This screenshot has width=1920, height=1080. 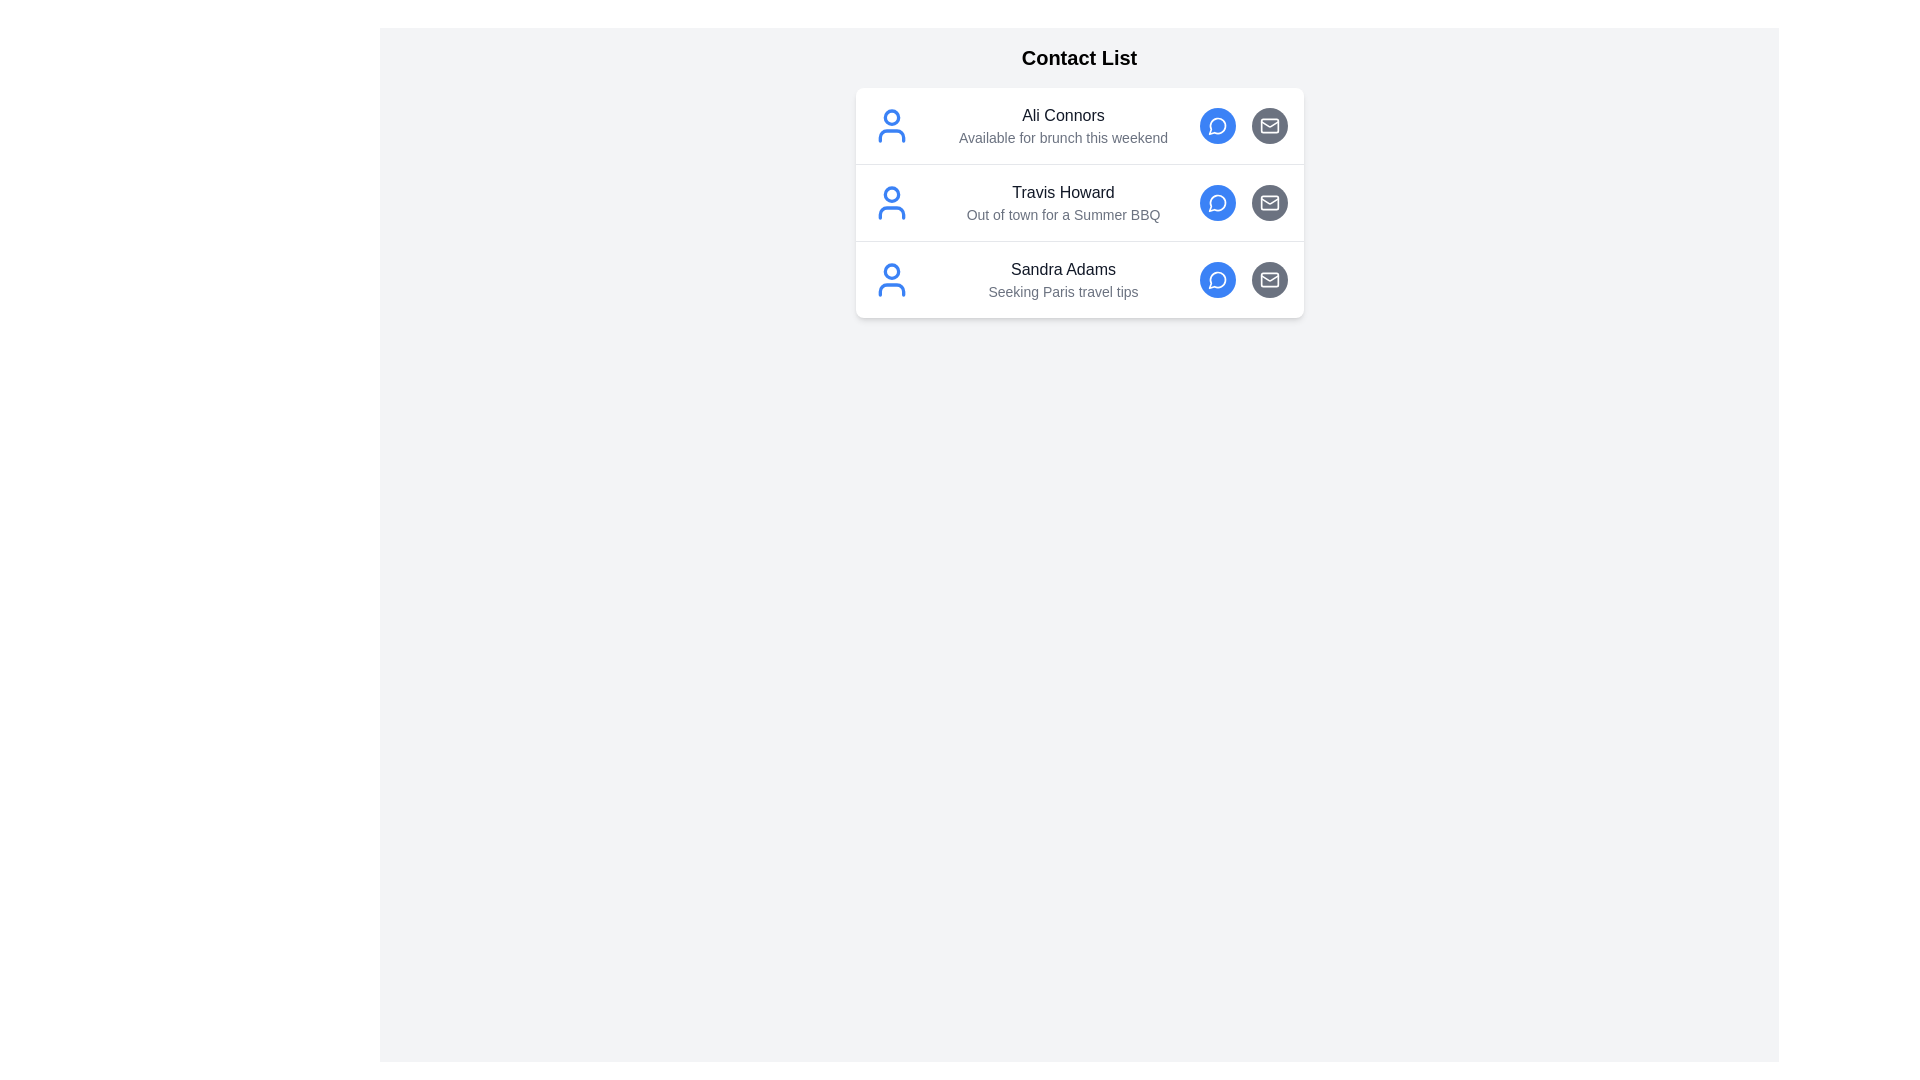 What do you see at coordinates (1216, 280) in the screenshot?
I see `the blue circular button with a white message bubble icon located adjacent to 'Sandra Adams' in the contact listing interface` at bounding box center [1216, 280].